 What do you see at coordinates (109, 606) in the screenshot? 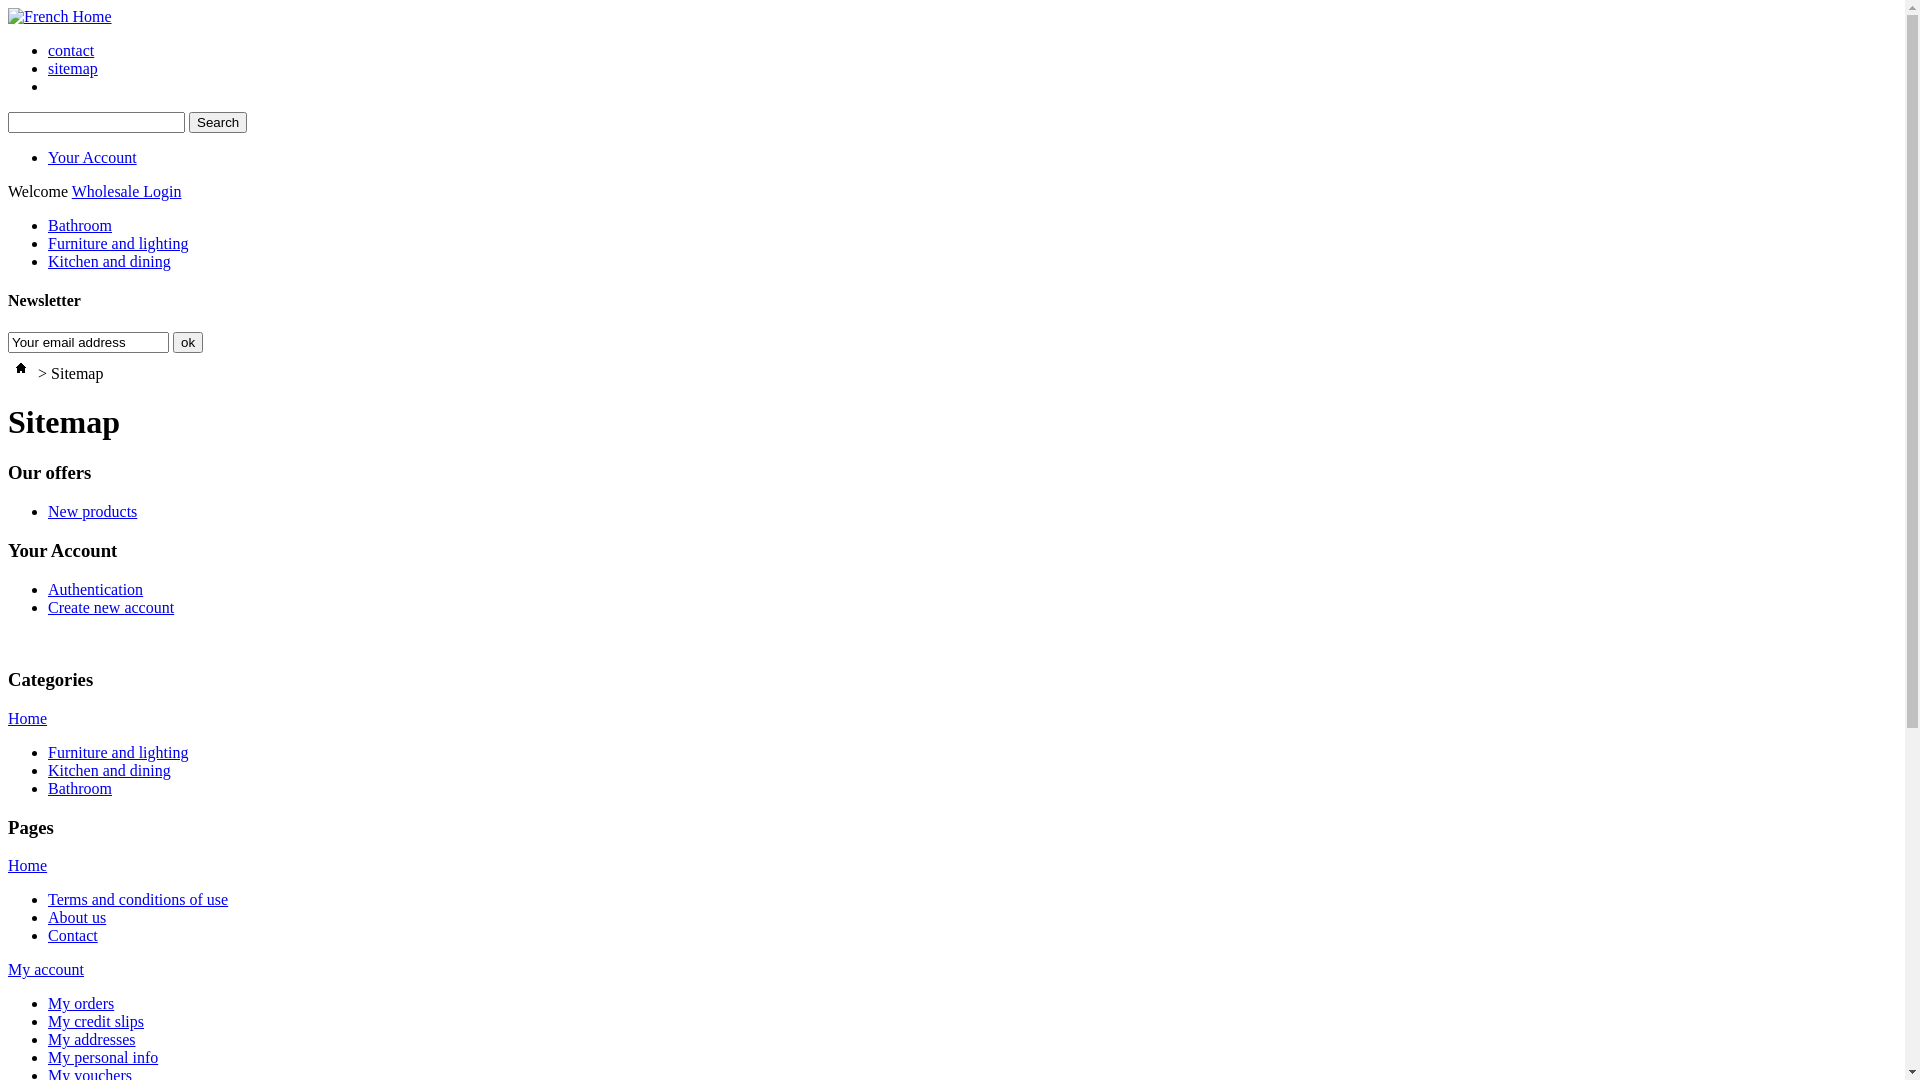
I see `'Create new account'` at bounding box center [109, 606].